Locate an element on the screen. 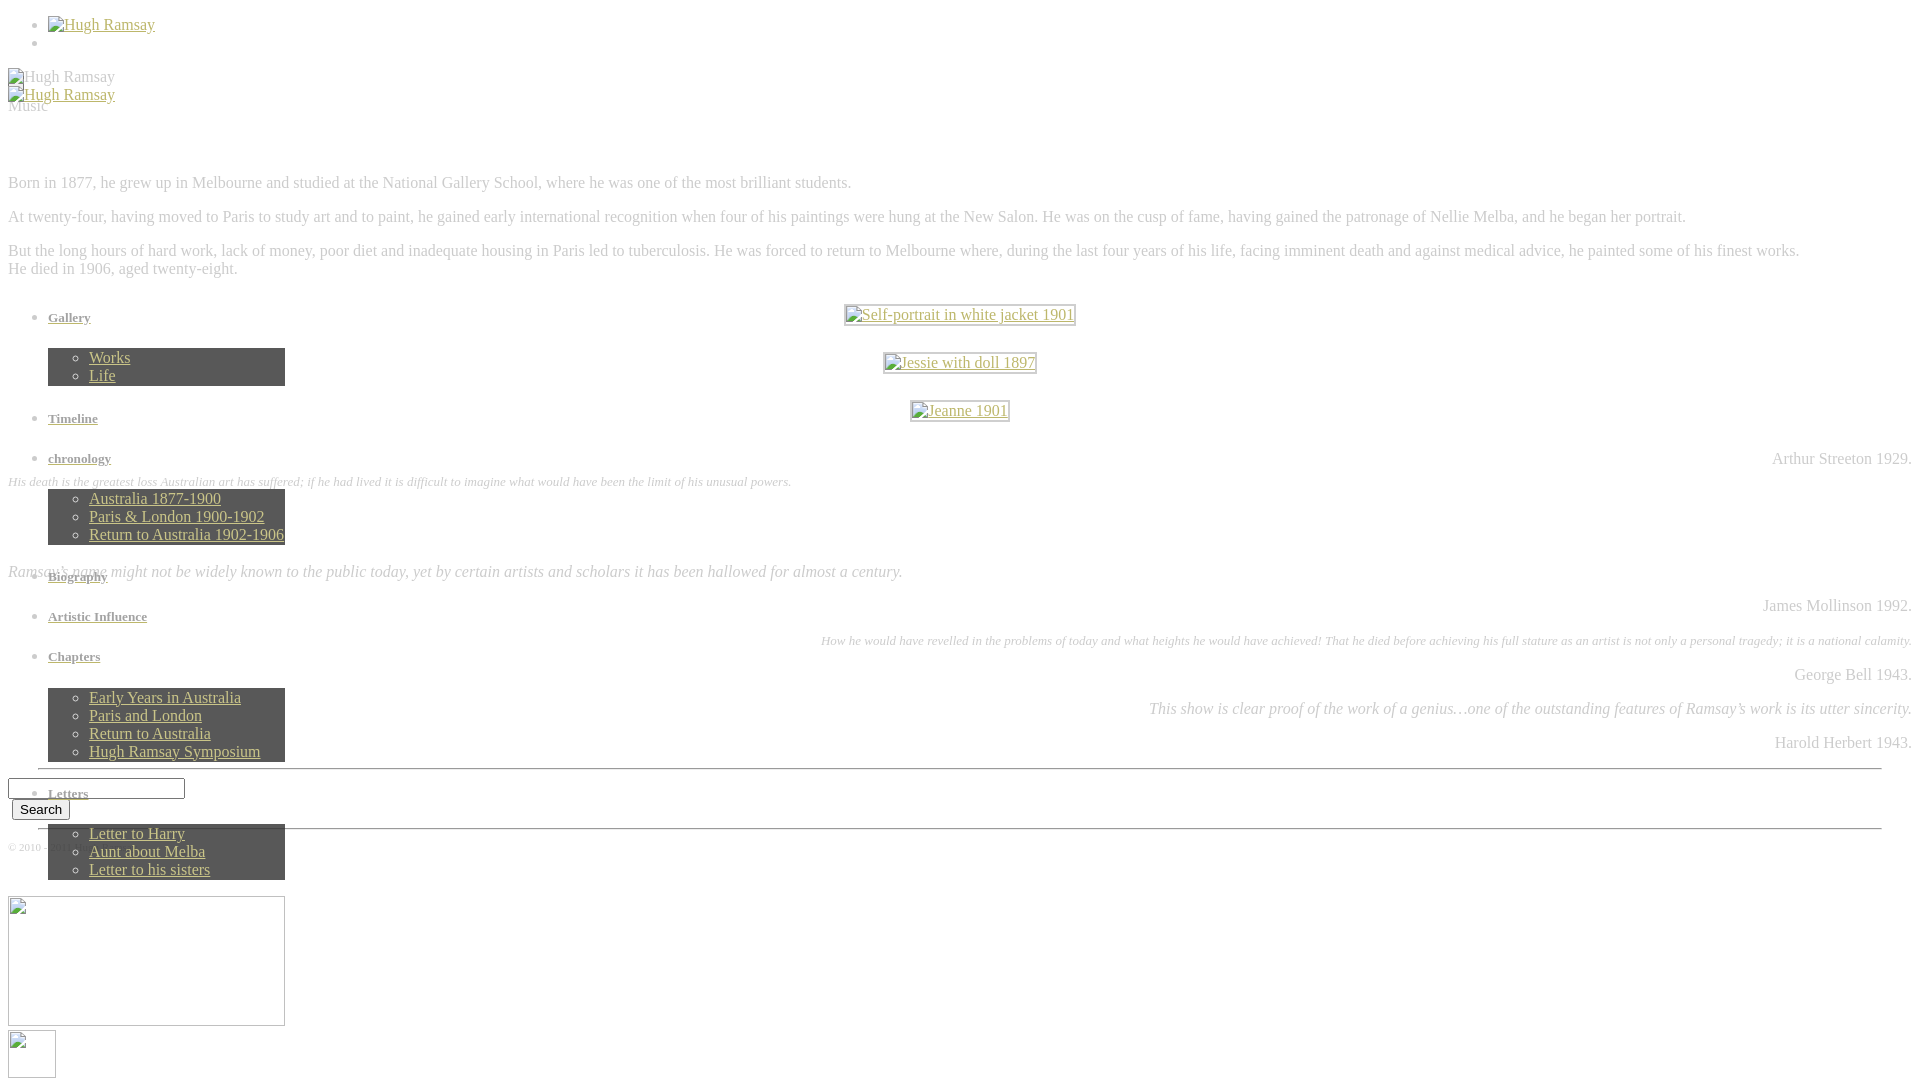 Image resolution: width=1920 pixels, height=1080 pixels. 'Early Years in Australia' is located at coordinates (164, 696).